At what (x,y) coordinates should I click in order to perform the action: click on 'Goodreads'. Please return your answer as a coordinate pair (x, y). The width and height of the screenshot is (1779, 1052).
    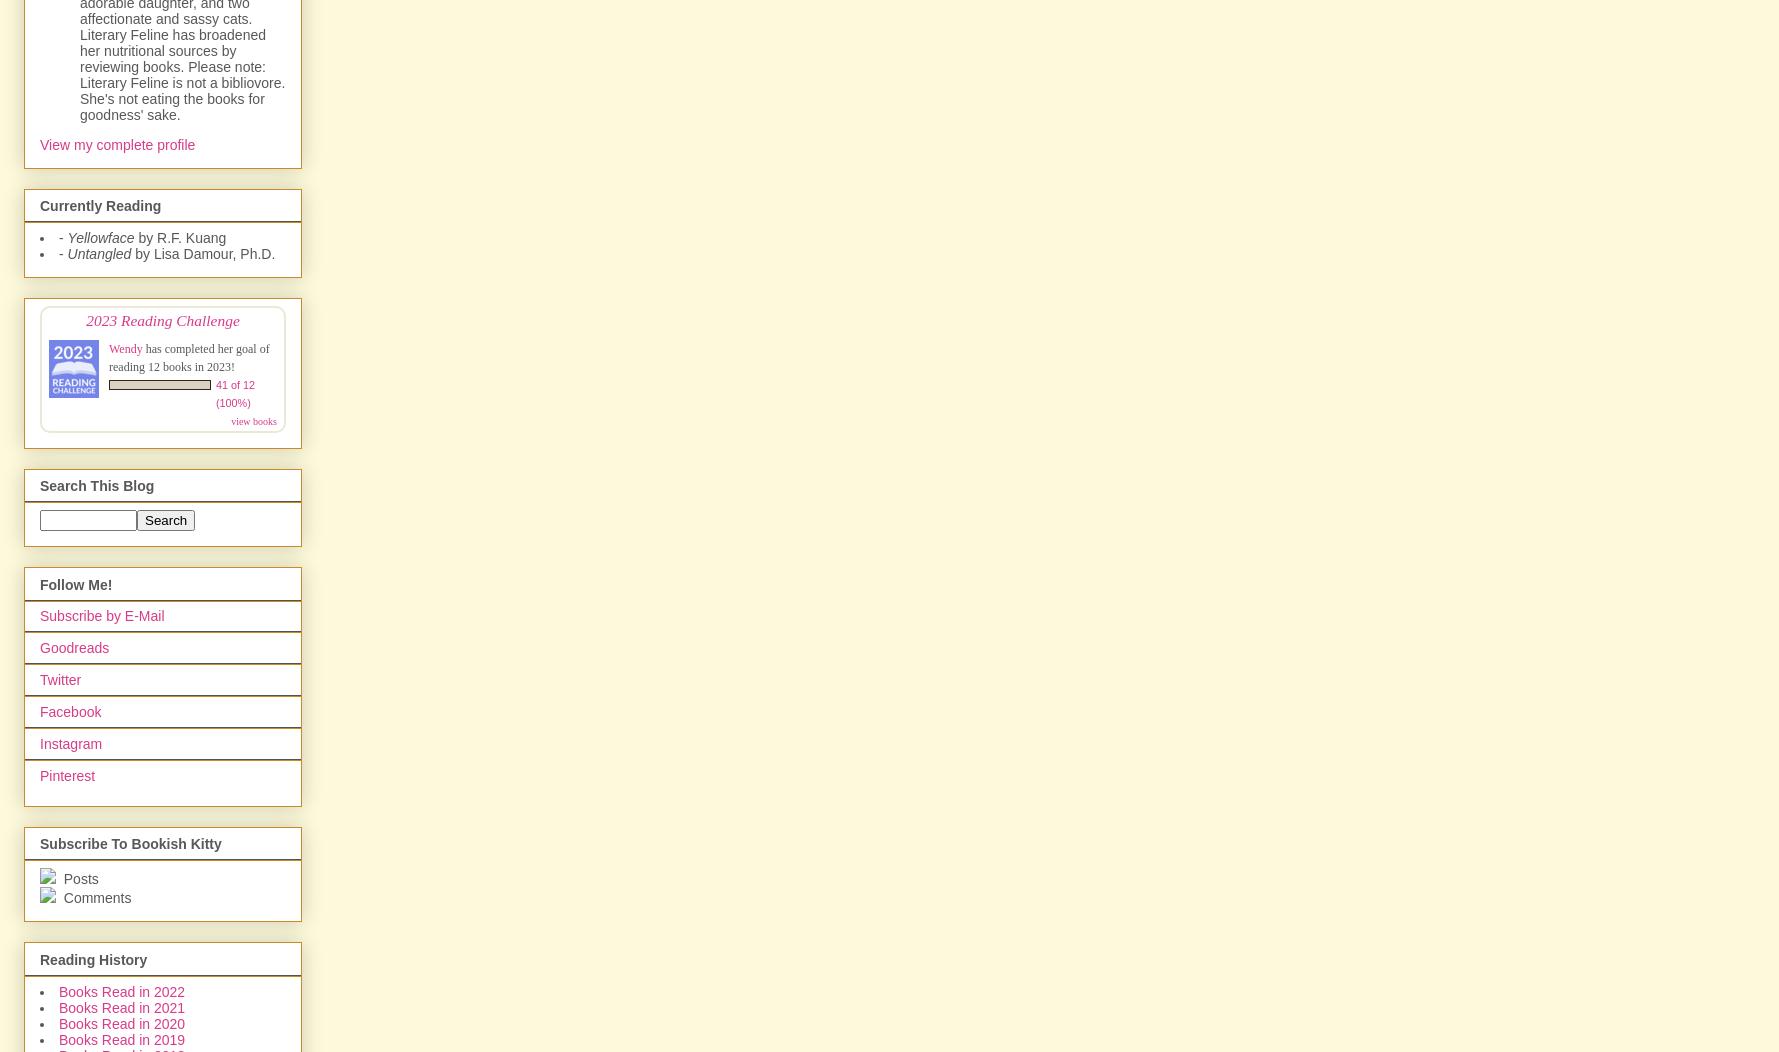
    Looking at the image, I should click on (73, 646).